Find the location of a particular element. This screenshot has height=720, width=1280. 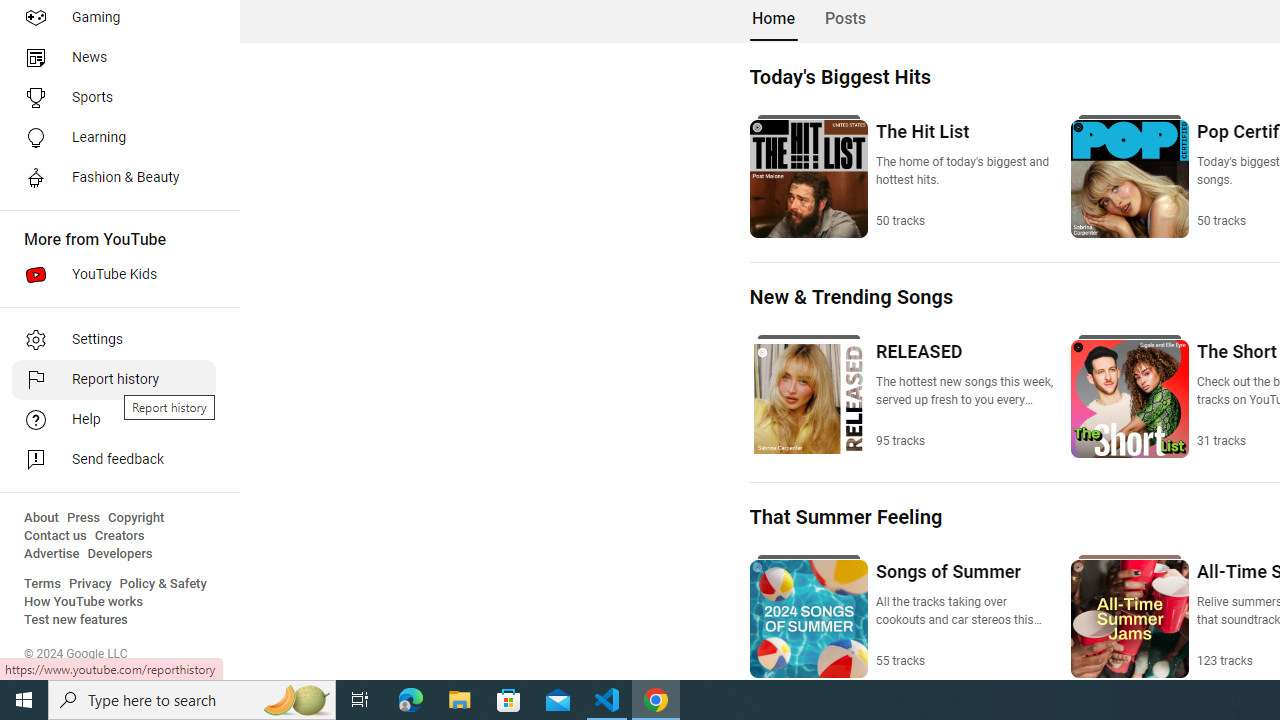

'Press' is located at coordinates (82, 517).